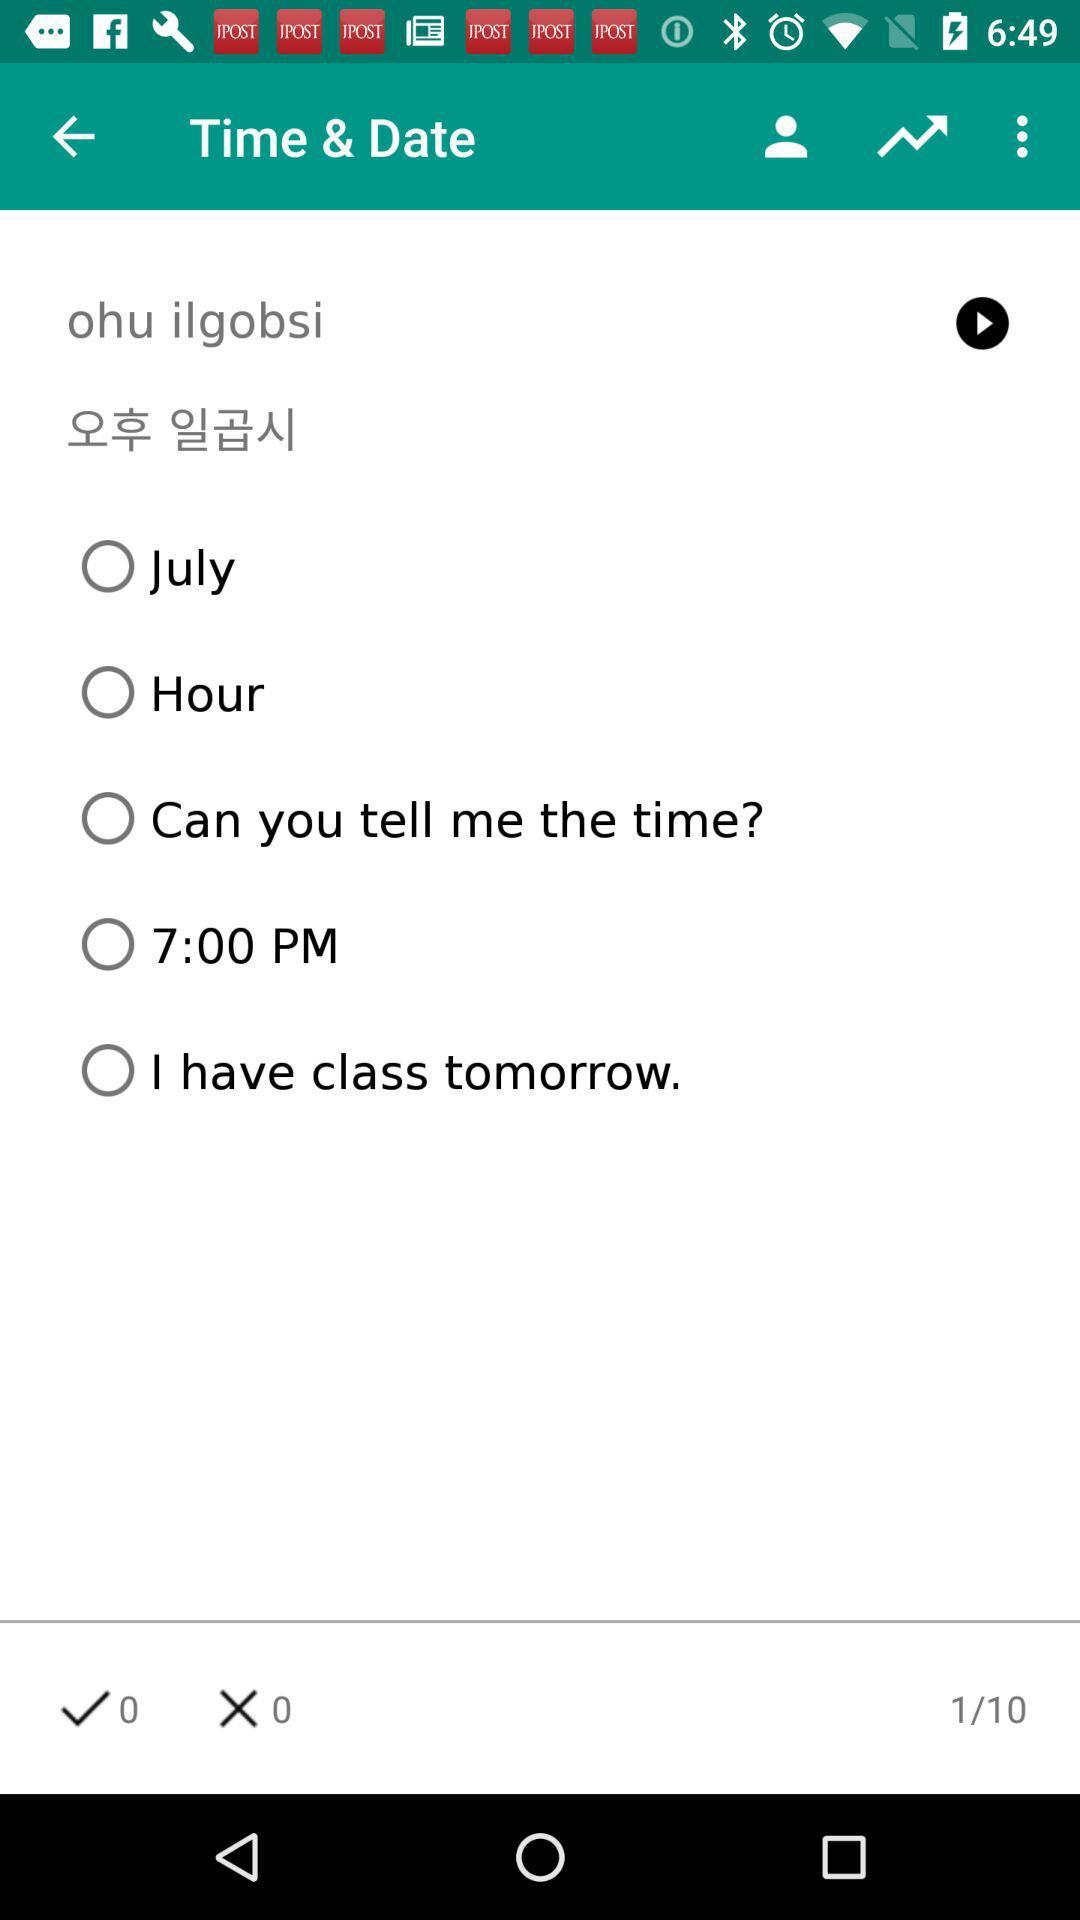 Image resolution: width=1080 pixels, height=1920 pixels. What do you see at coordinates (547, 818) in the screenshot?
I see `the can you tell icon` at bounding box center [547, 818].